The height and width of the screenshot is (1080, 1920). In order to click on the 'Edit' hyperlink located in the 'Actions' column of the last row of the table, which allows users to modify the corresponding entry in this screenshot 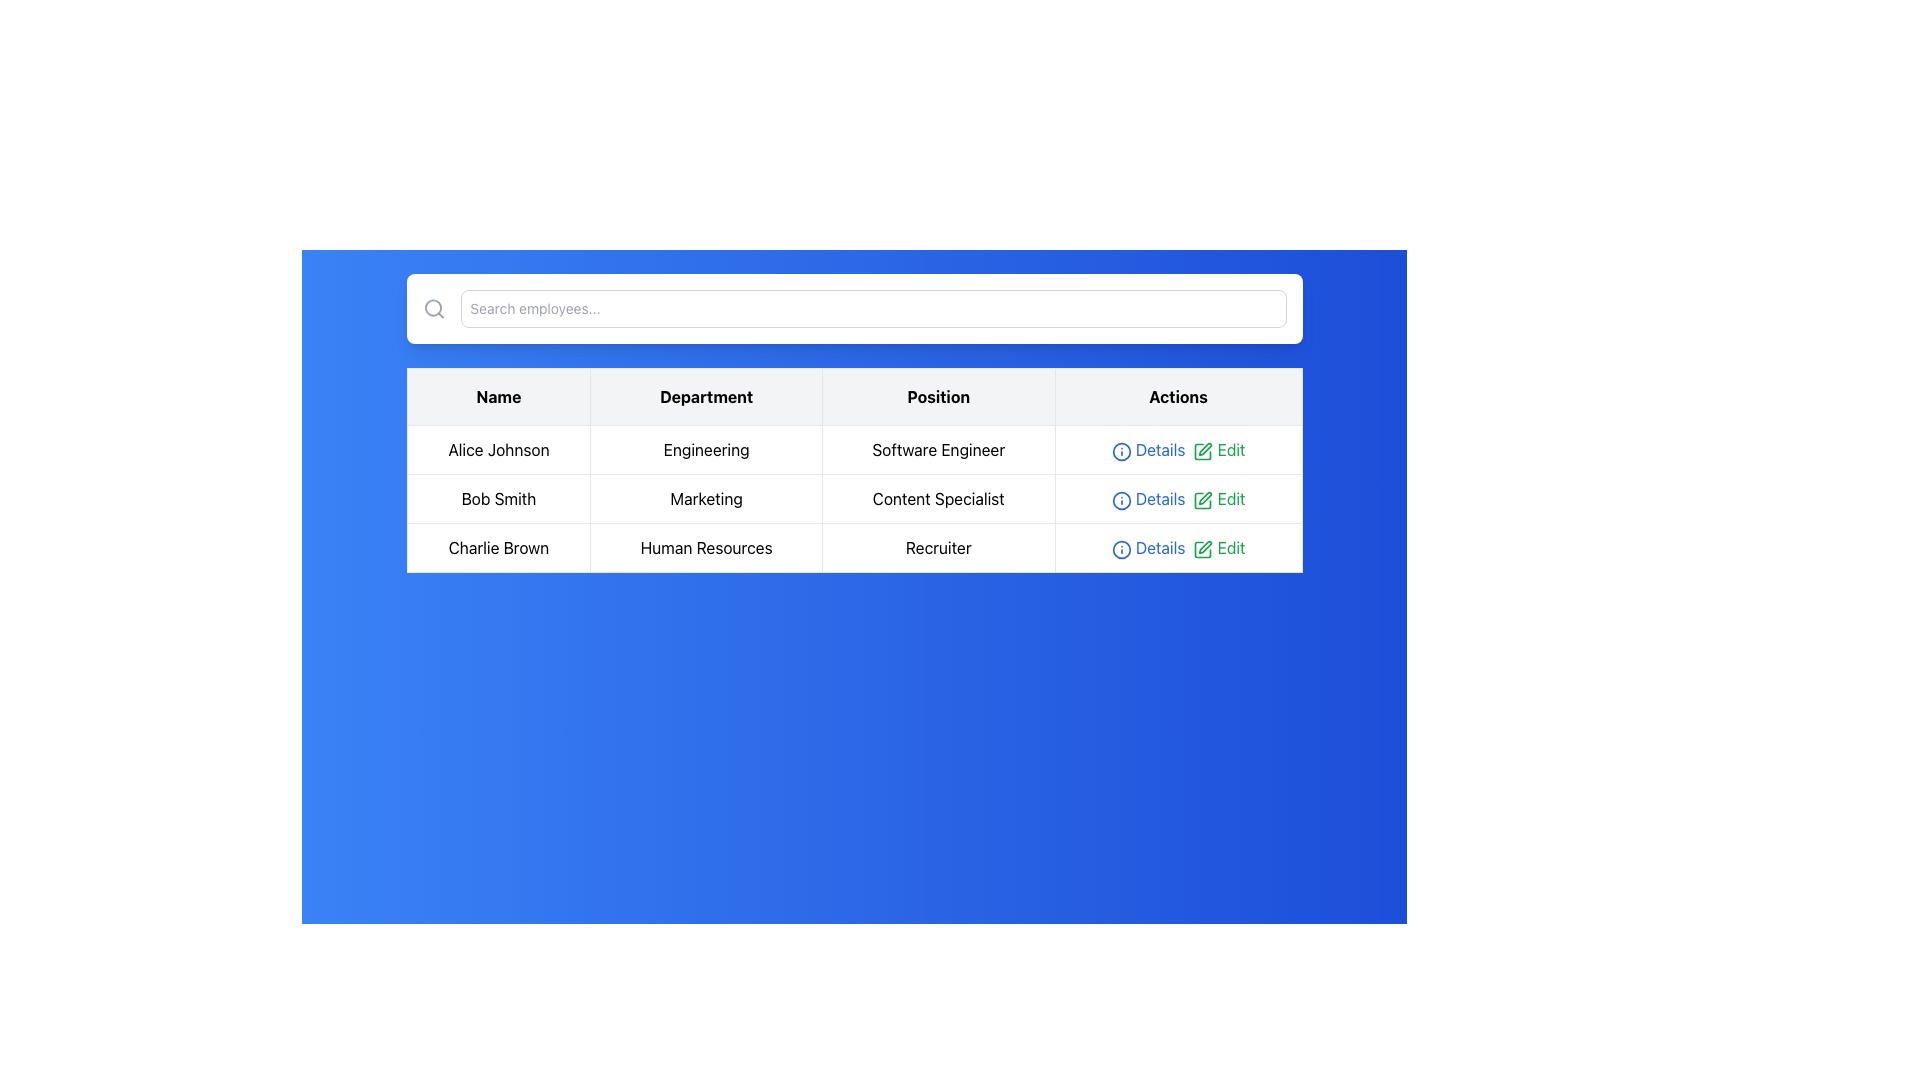, I will do `click(1218, 547)`.